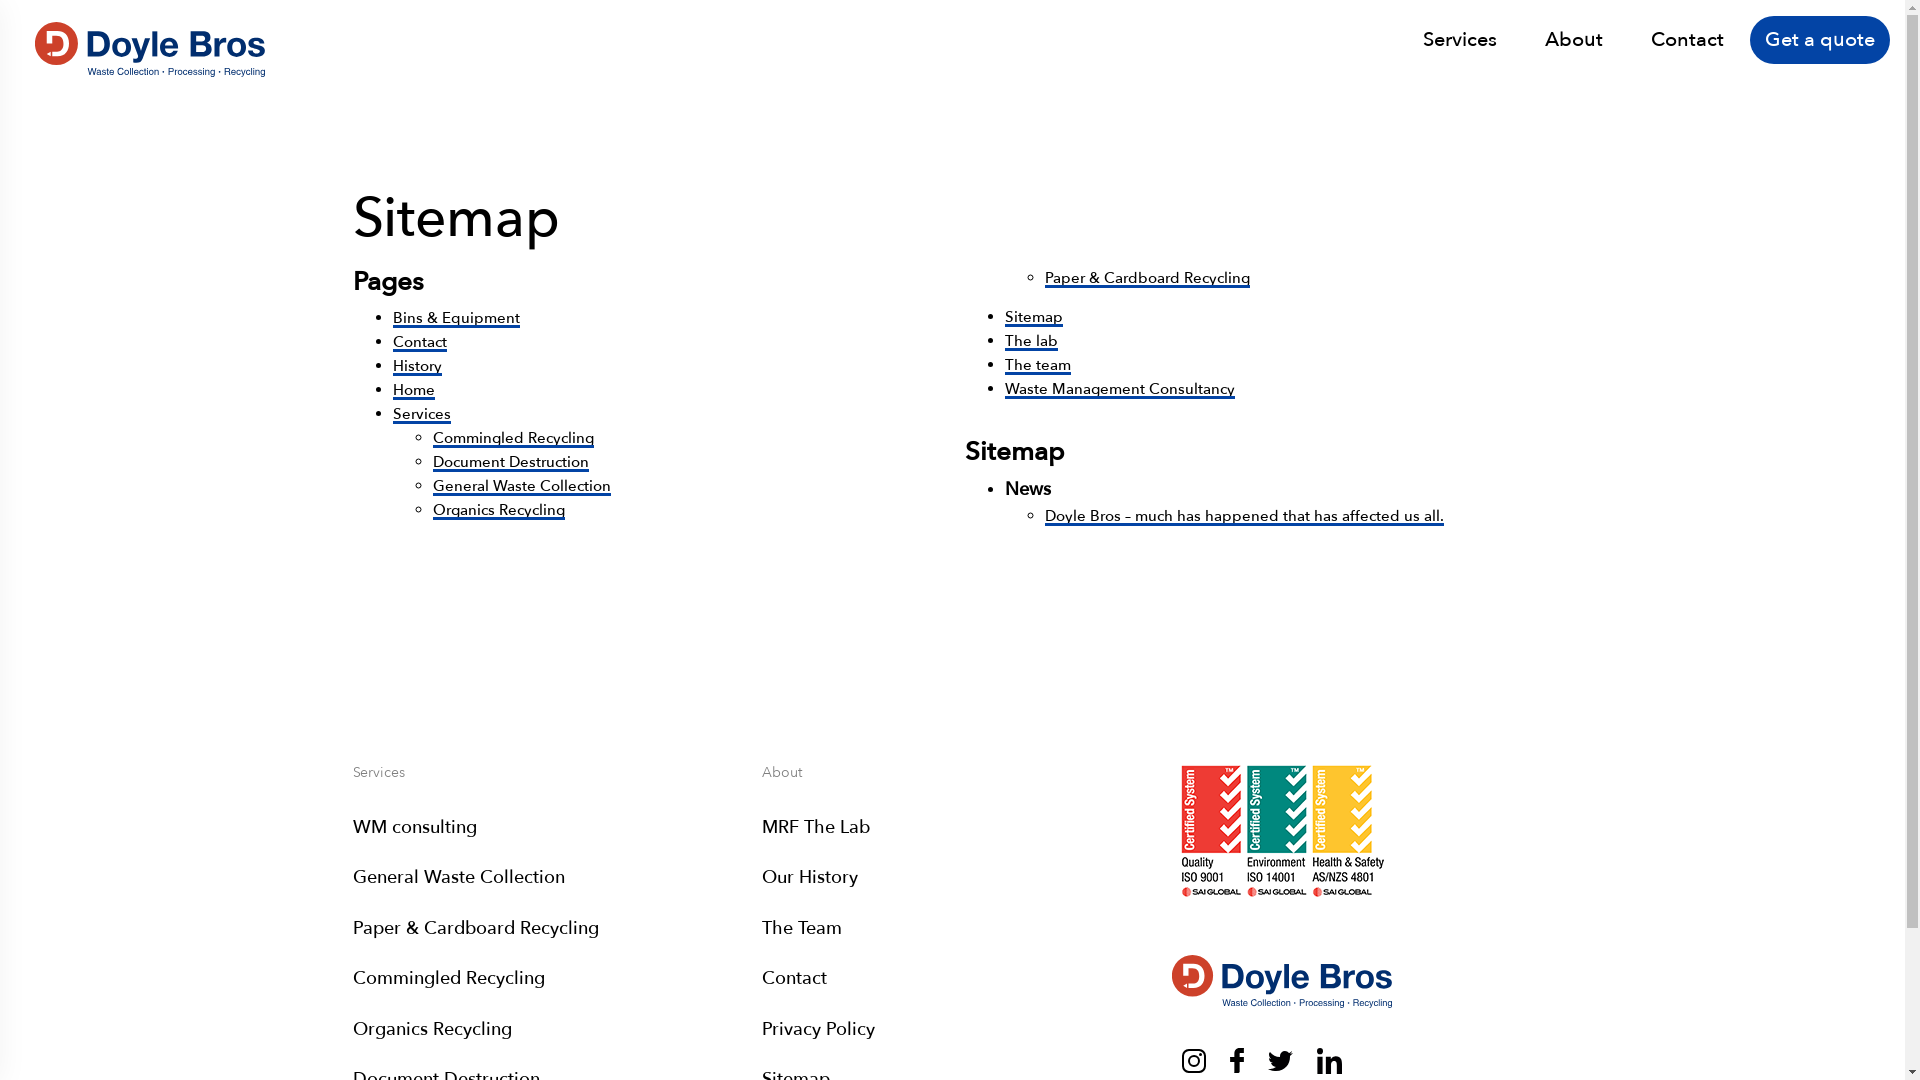  I want to click on 'Commingled Recycling', so click(512, 437).